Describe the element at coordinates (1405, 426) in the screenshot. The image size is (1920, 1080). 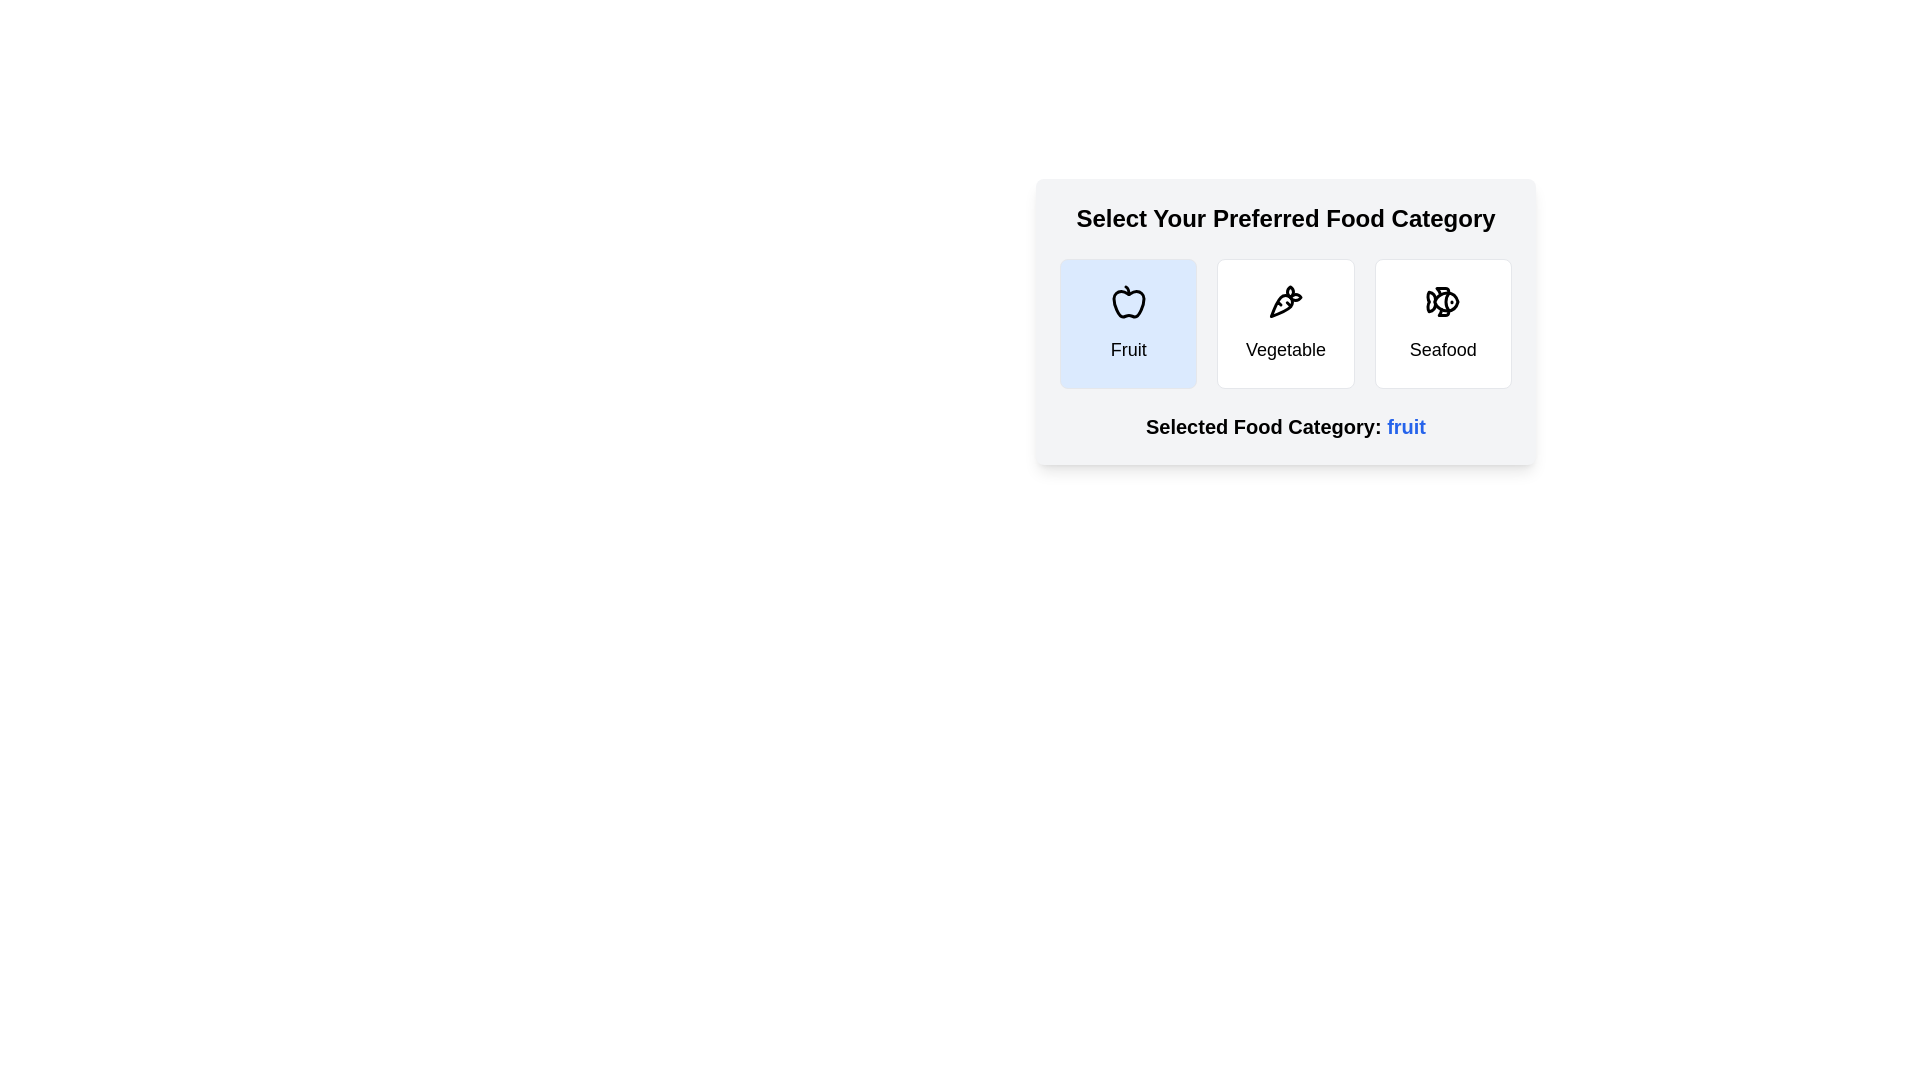
I see `static text element that displays 'fruit', which is styled with blue text and positioned at the end of the phrase 'Selected Food Category:' within a card-like component` at that location.